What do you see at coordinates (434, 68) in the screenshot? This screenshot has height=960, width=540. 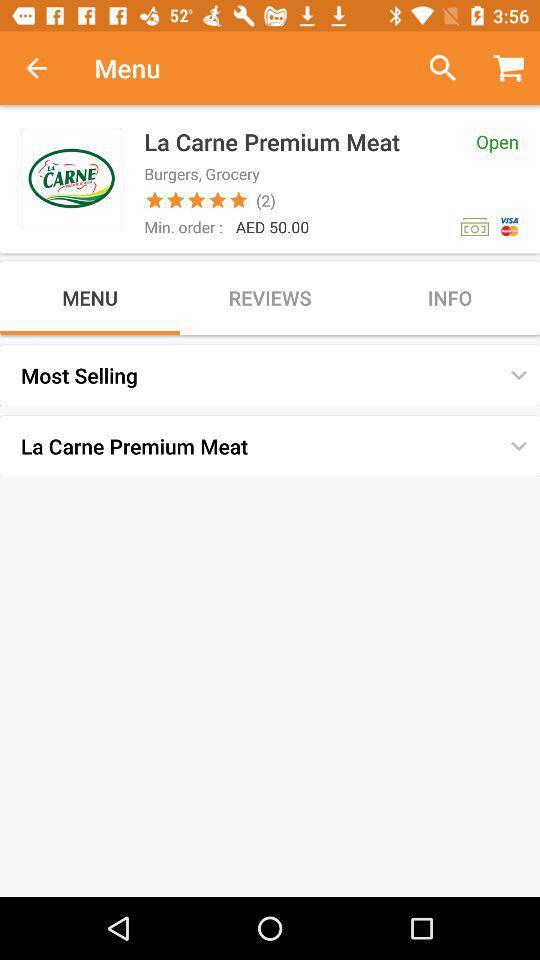 I see `item to the right of menu icon` at bounding box center [434, 68].